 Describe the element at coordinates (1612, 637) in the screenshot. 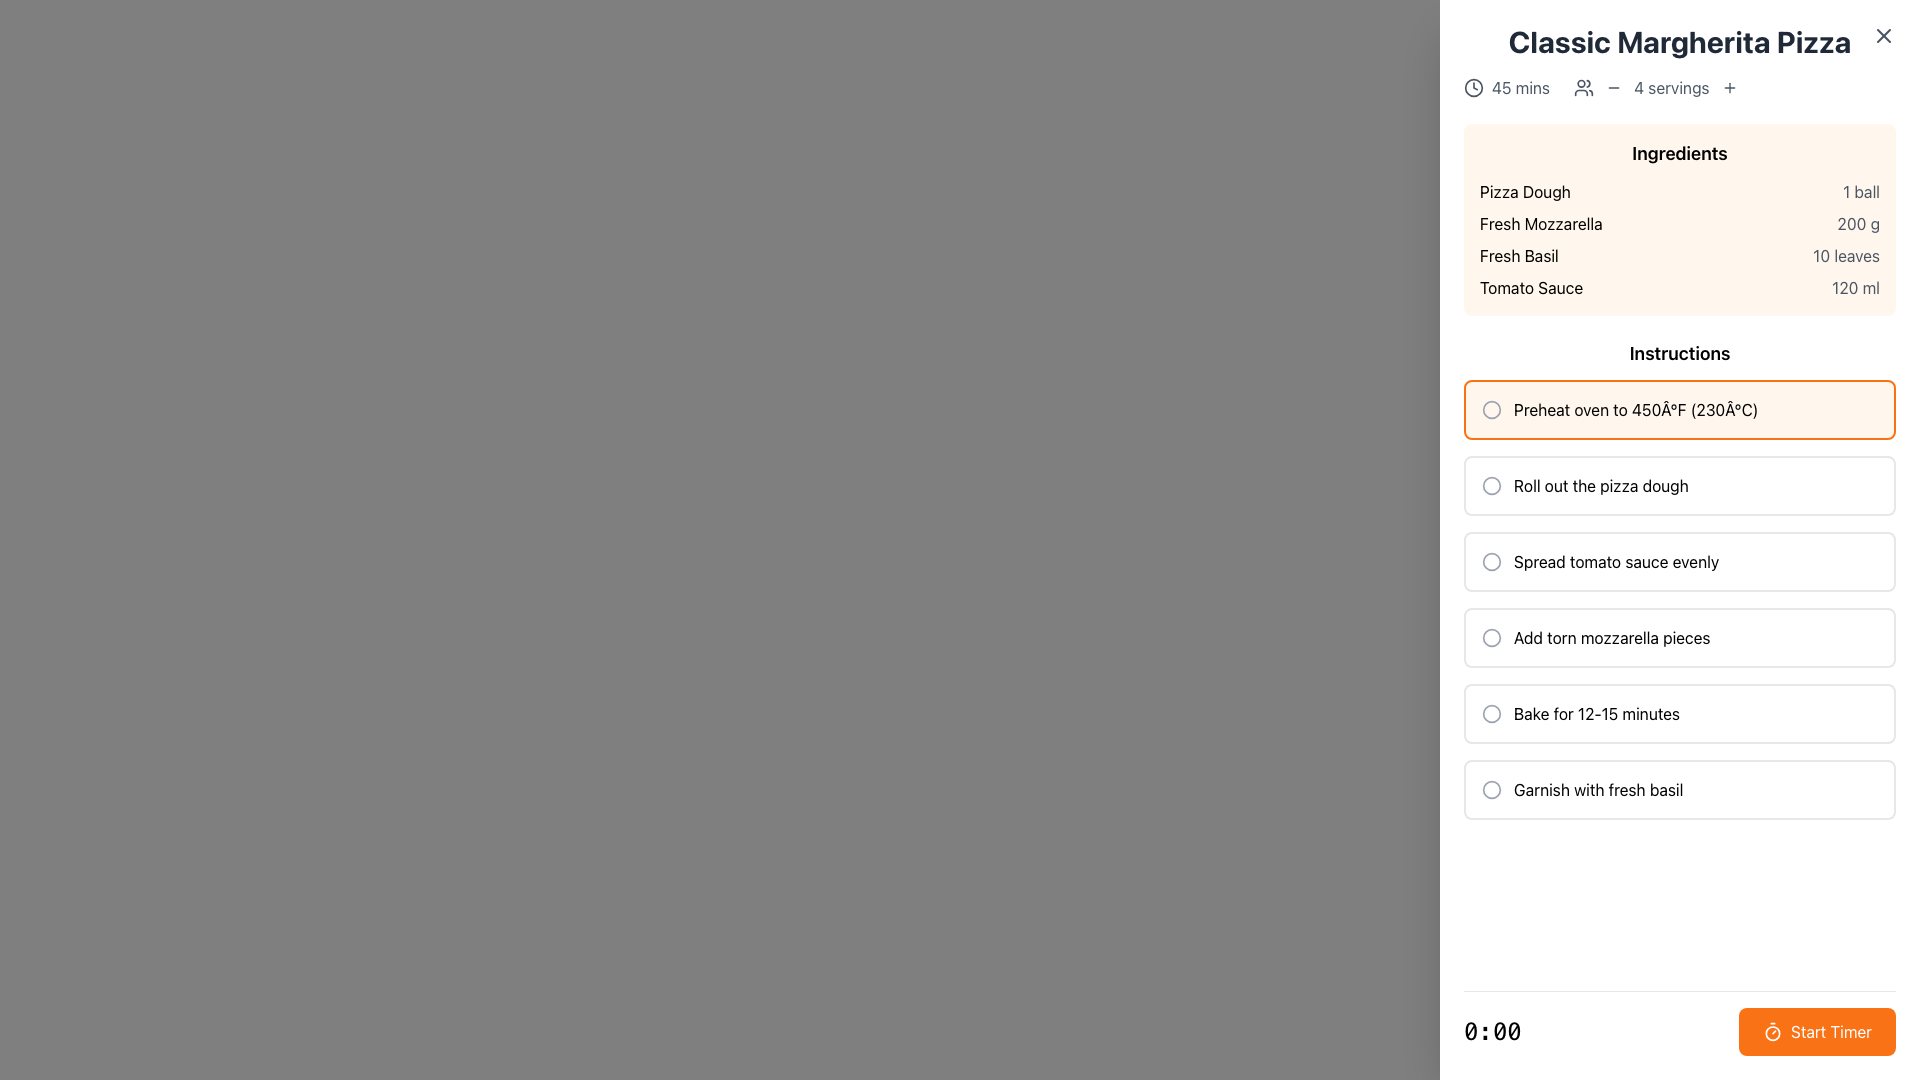

I see `the text element that says 'Add torn mozzarella pieces', which is the fourth item in the instructional list, located in the right column of the user interface` at that location.